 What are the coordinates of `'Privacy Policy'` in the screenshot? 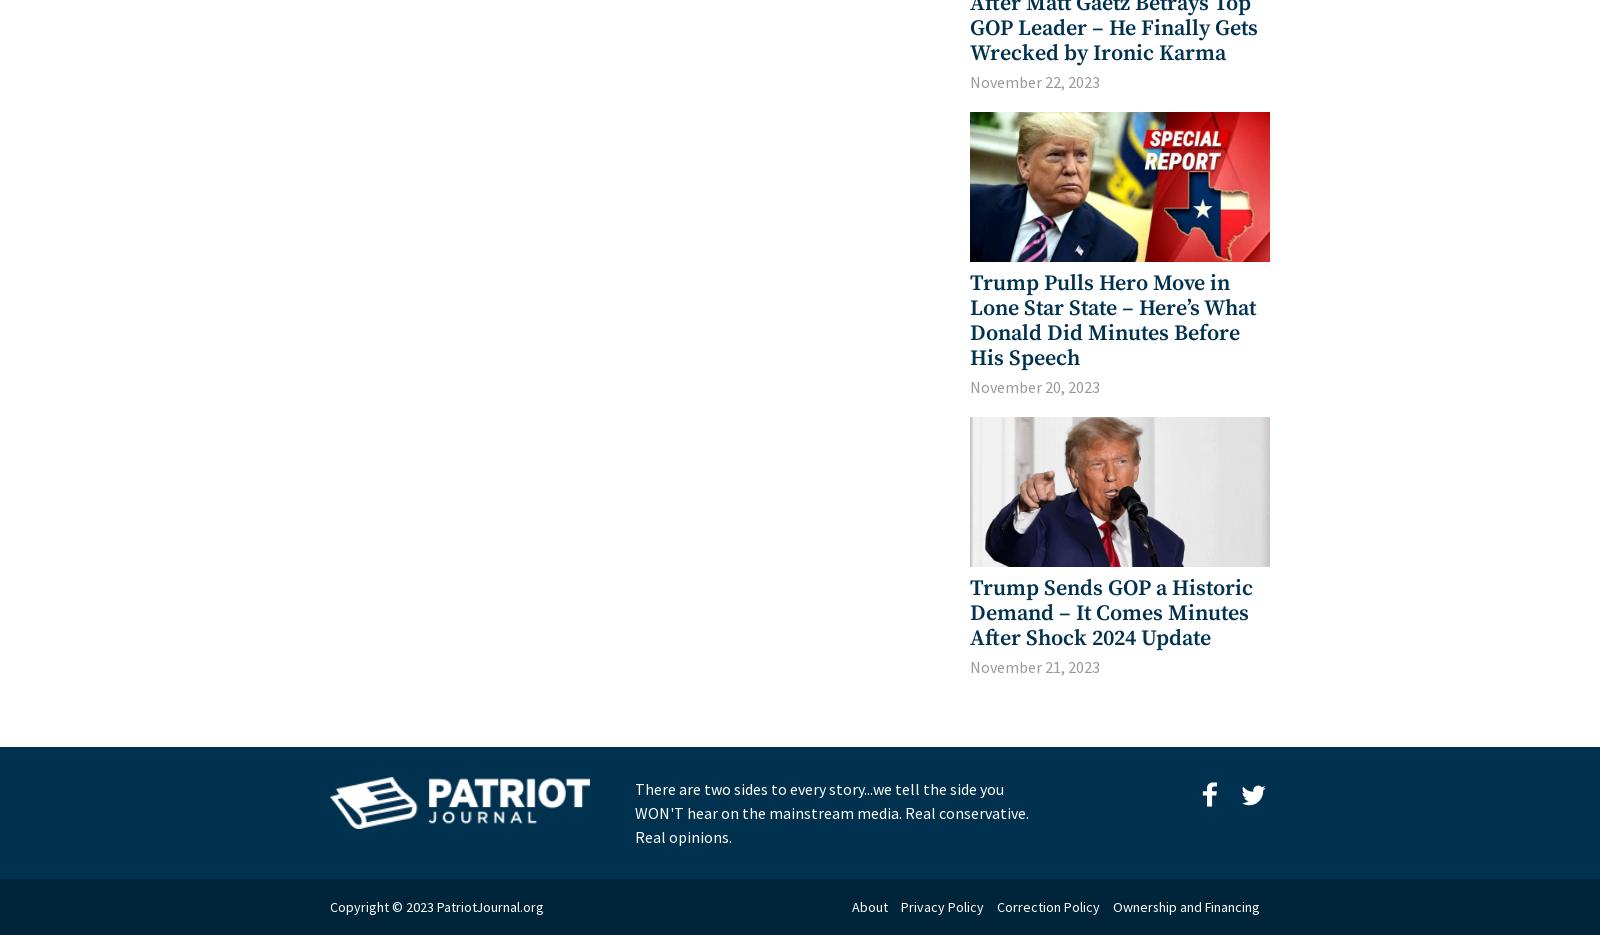 It's located at (941, 907).